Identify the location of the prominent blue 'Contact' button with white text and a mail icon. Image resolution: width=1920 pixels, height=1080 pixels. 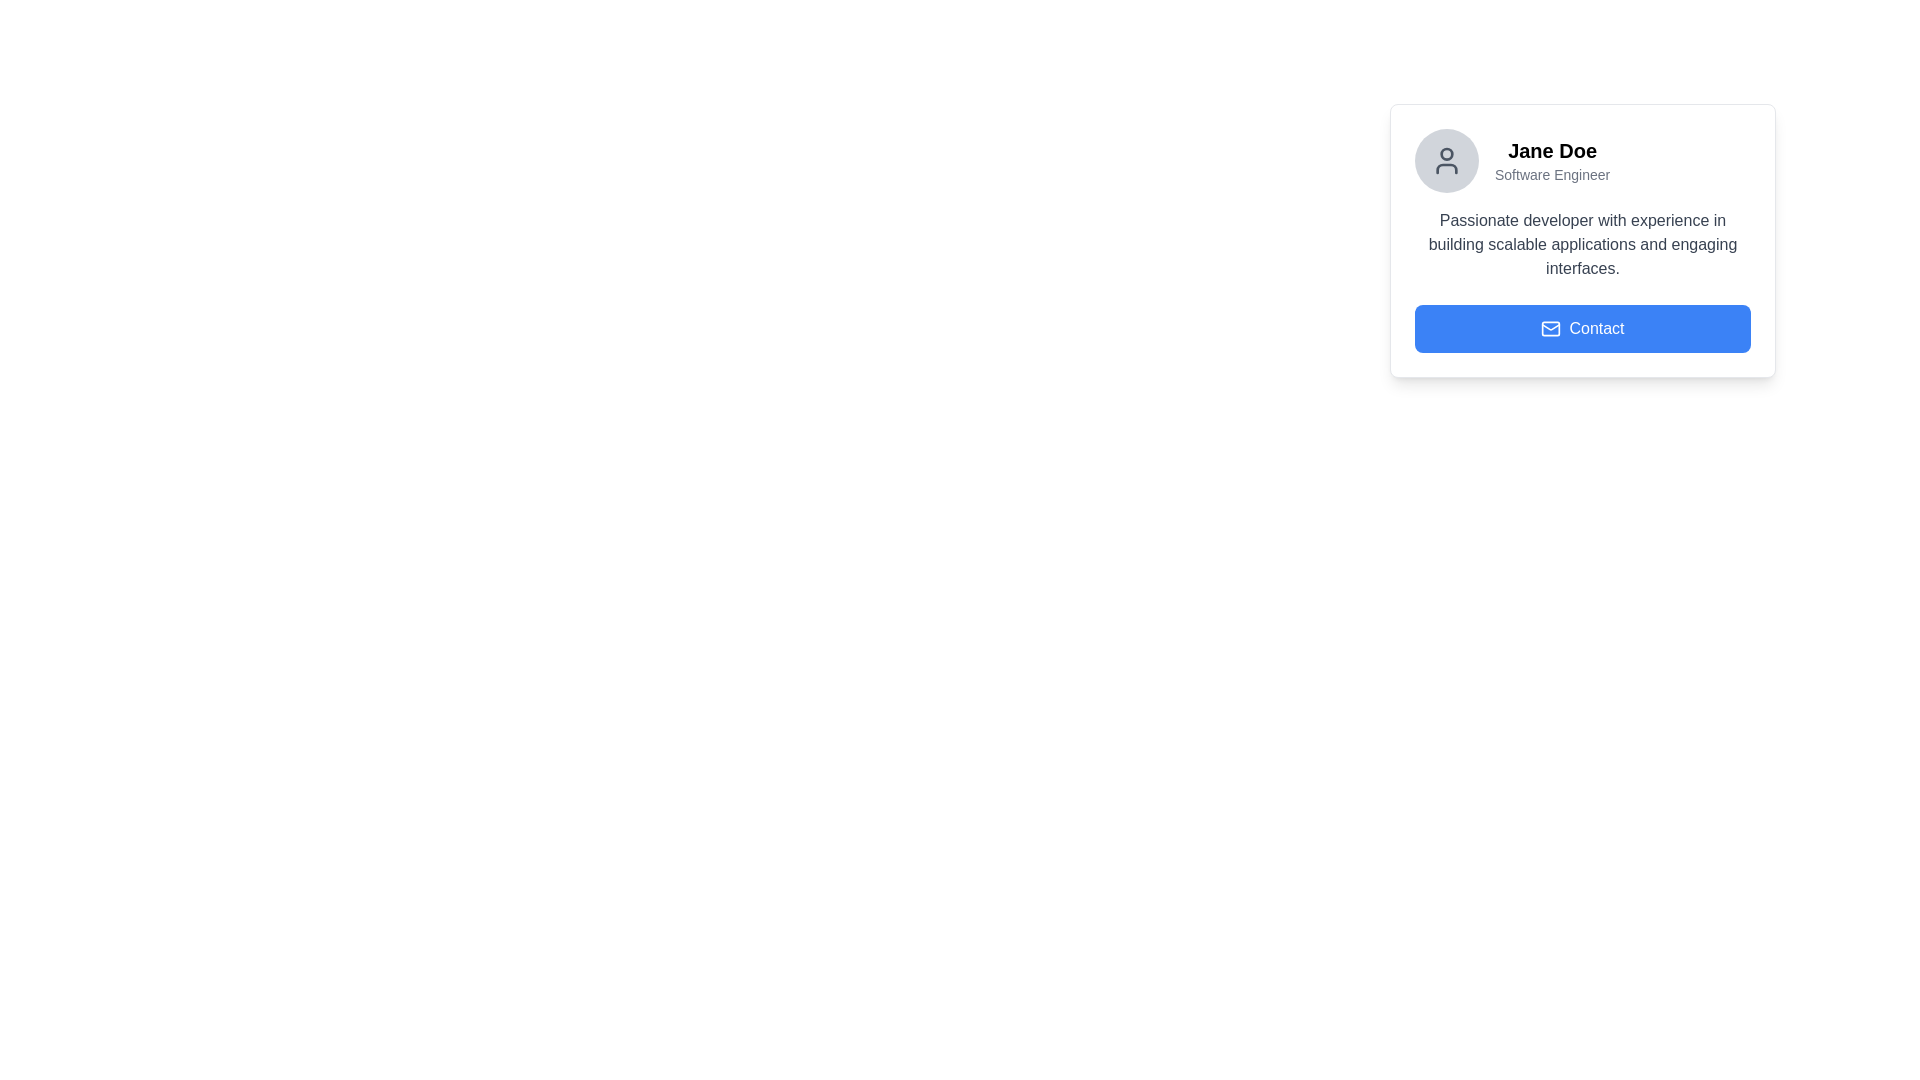
(1582, 327).